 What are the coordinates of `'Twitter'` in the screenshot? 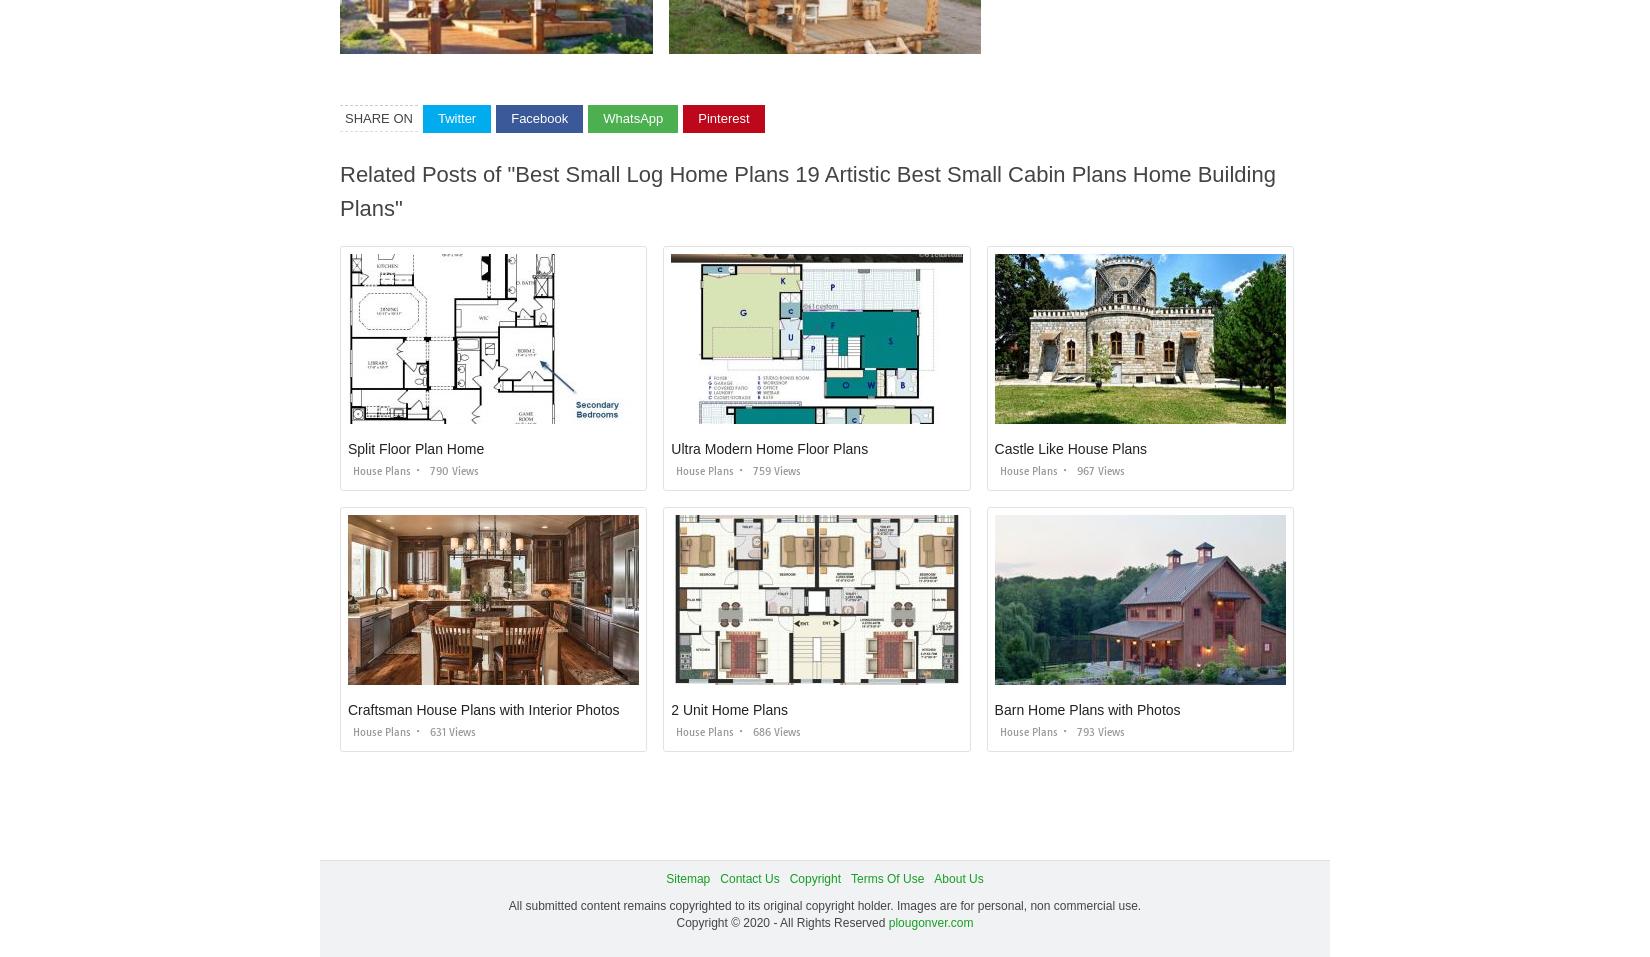 It's located at (435, 117).